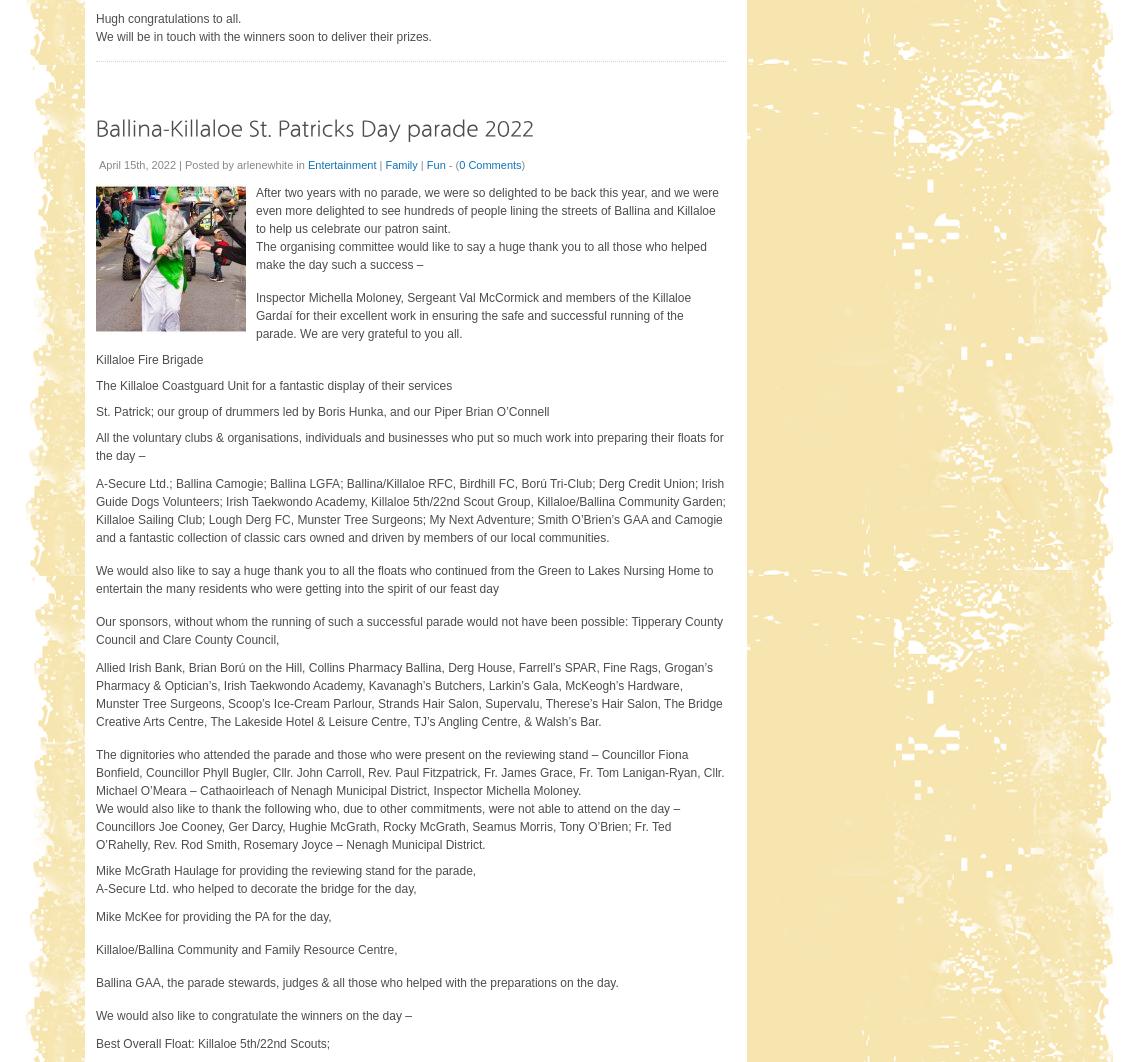 The height and width of the screenshot is (1062, 1140). I want to click on 'Inspector Michella Moloney, Sergeant Val McCormick and members of the Killaloe Gardaí for their excellent work in ensuring the safe and successful running of the parade. We are very grateful to you all.', so click(473, 313).